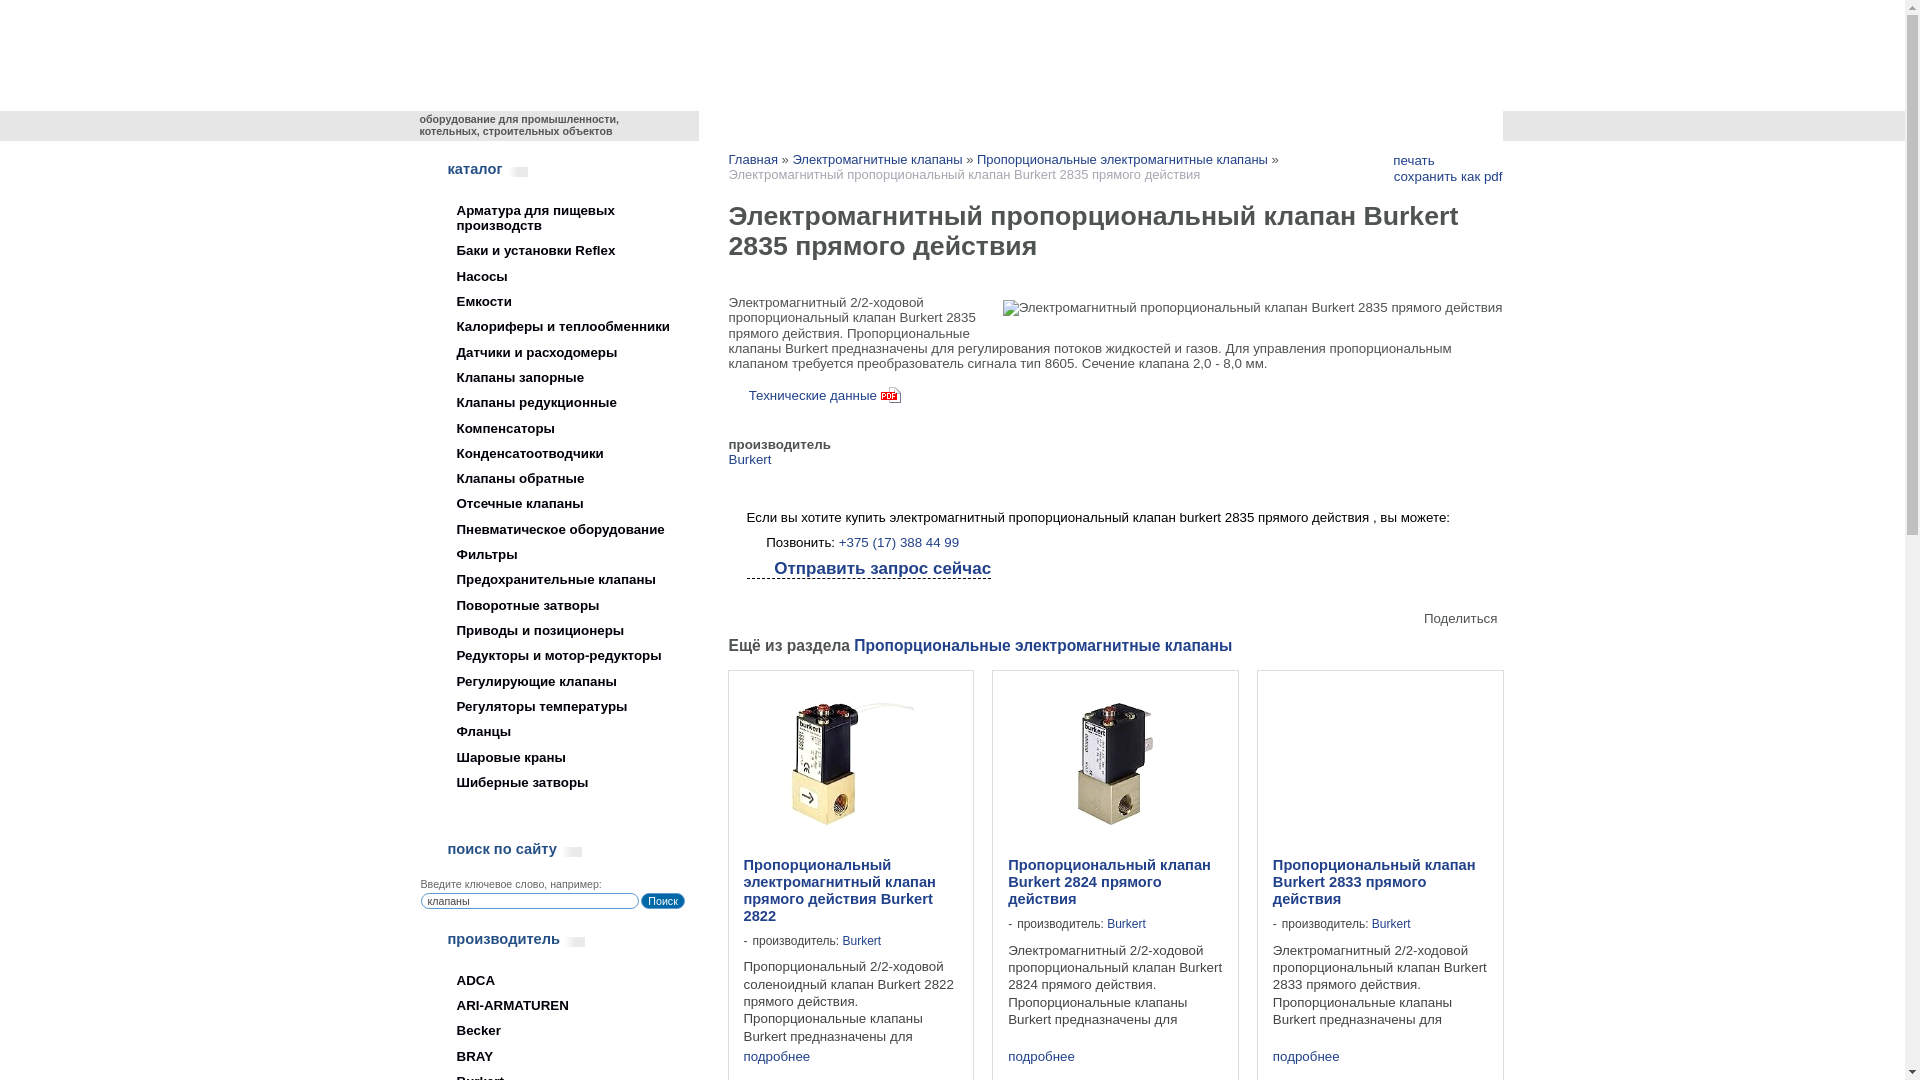  Describe the element at coordinates (550, 979) in the screenshot. I see `'ADCA'` at that location.